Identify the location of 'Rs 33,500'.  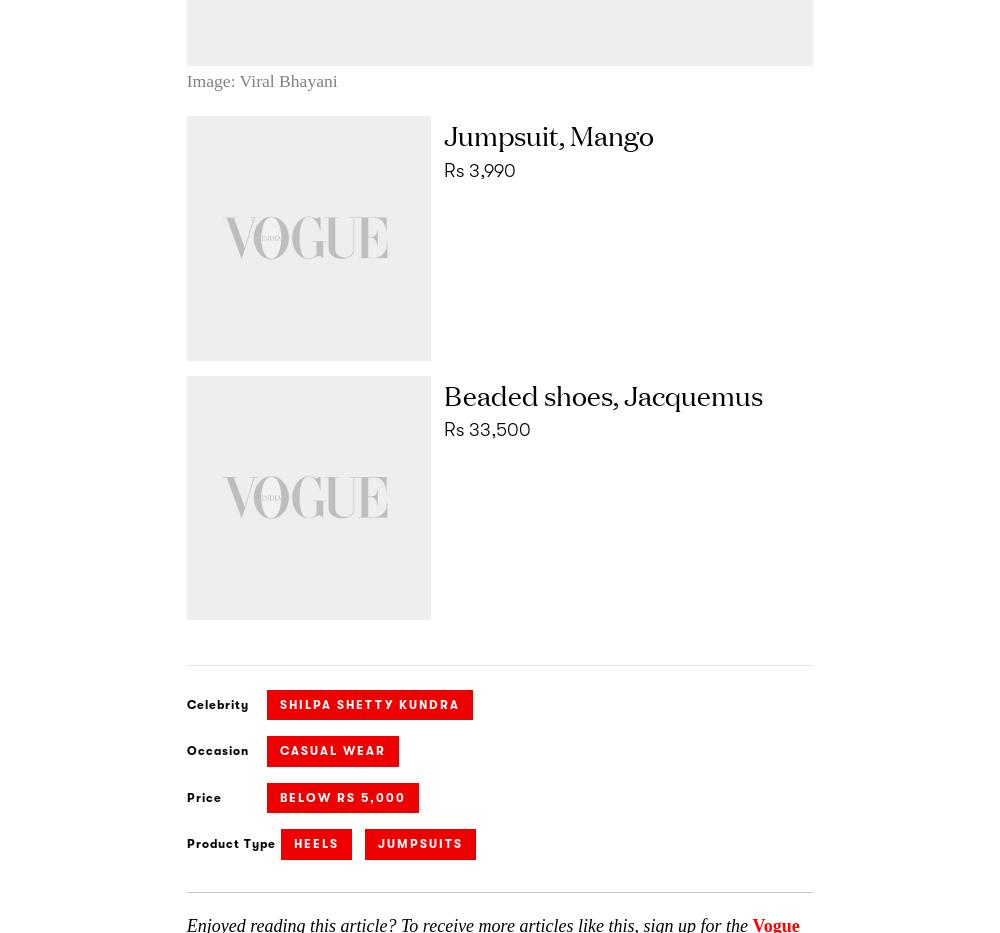
(485, 429).